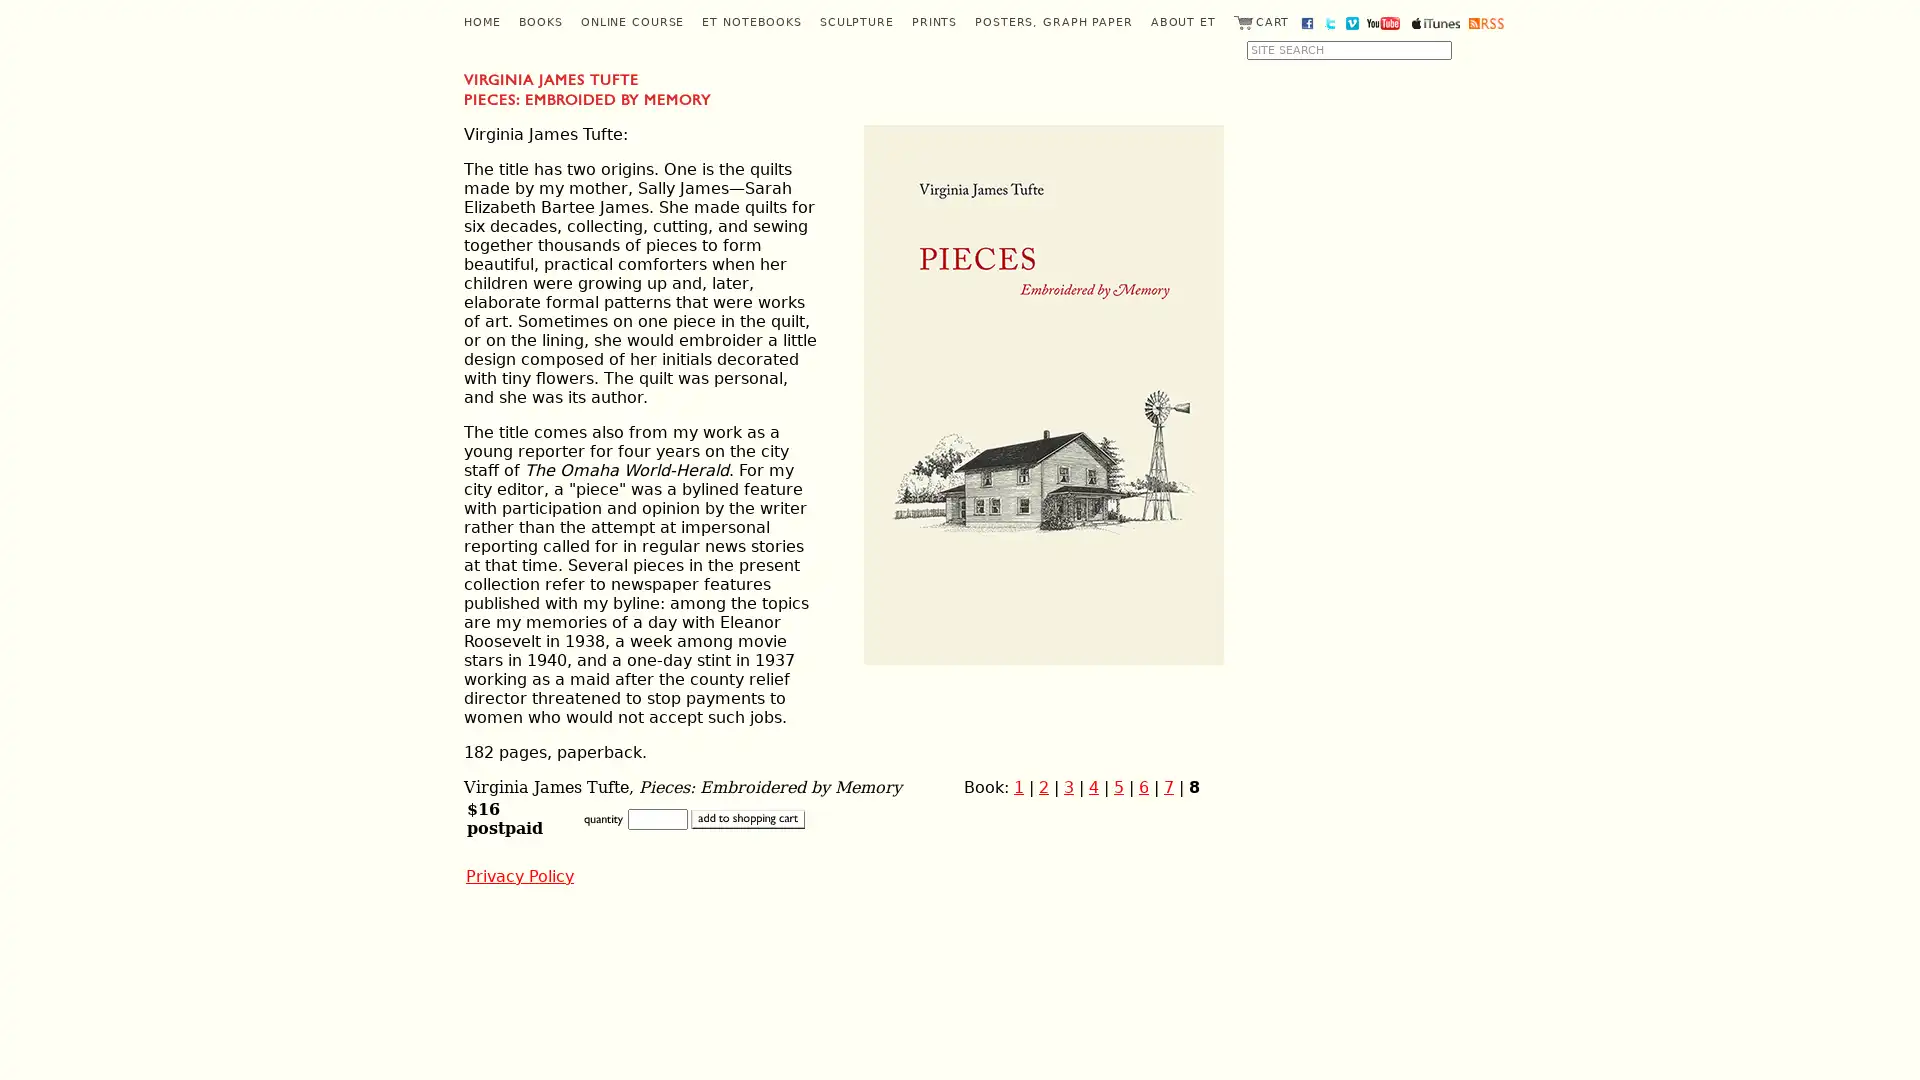 This screenshot has width=1920, height=1080. Describe the element at coordinates (747, 818) in the screenshot. I see `add to shopping cart` at that location.